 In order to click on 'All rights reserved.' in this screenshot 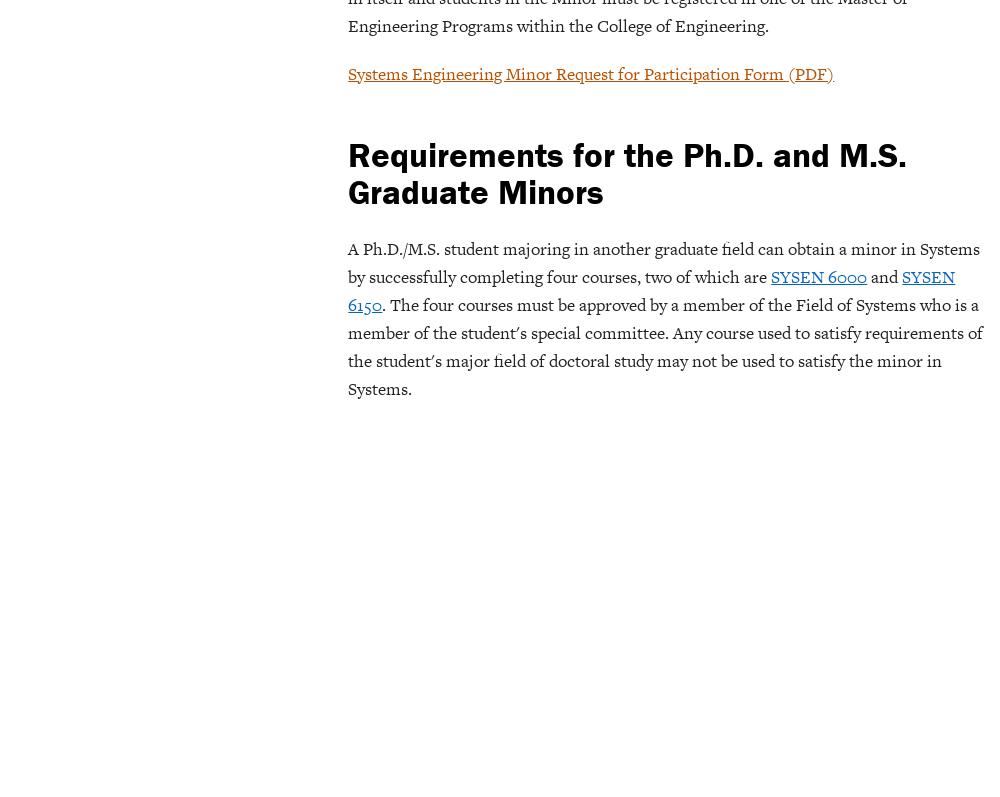, I will do `click(929, 51)`.